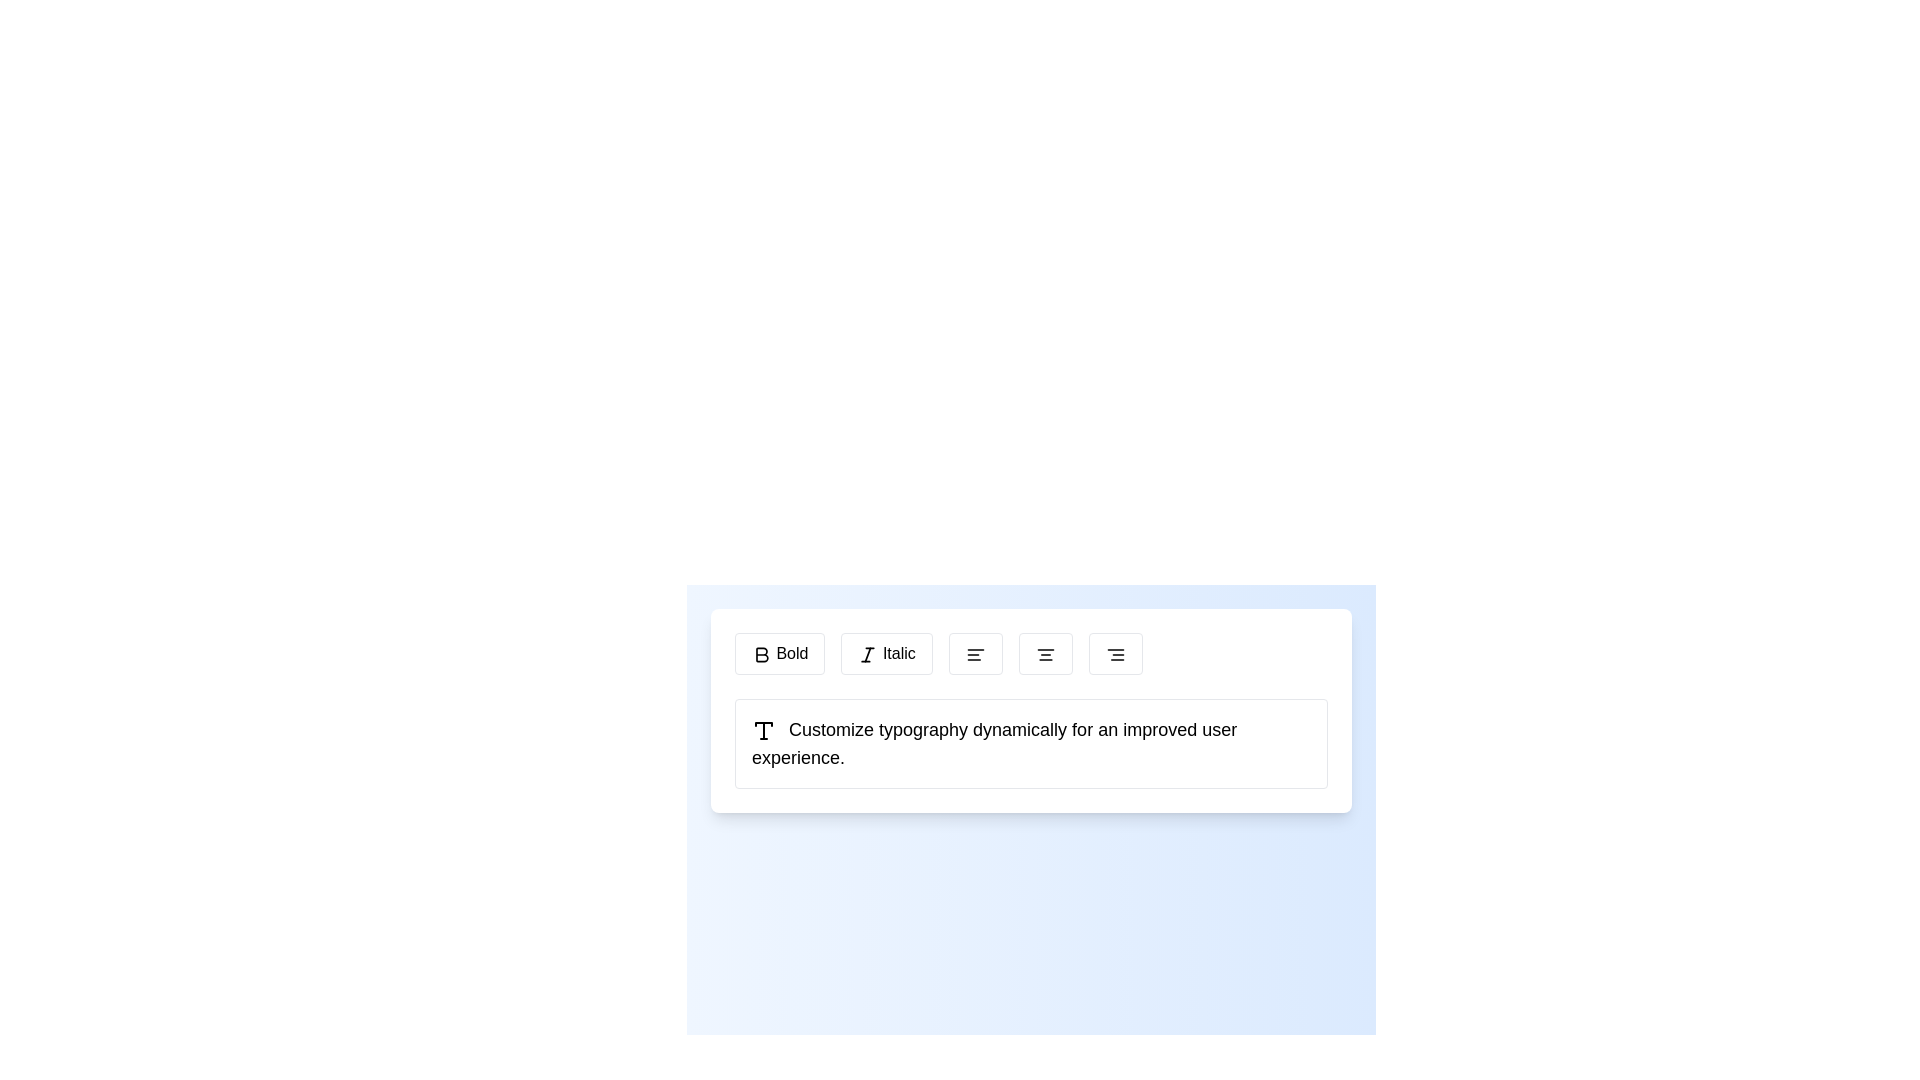 The width and height of the screenshot is (1920, 1080). I want to click on the bold icon featuring a stylized 'B' symbol within the 'Bold' button located in the horizontal toolbar at the top of the content area, so click(761, 654).